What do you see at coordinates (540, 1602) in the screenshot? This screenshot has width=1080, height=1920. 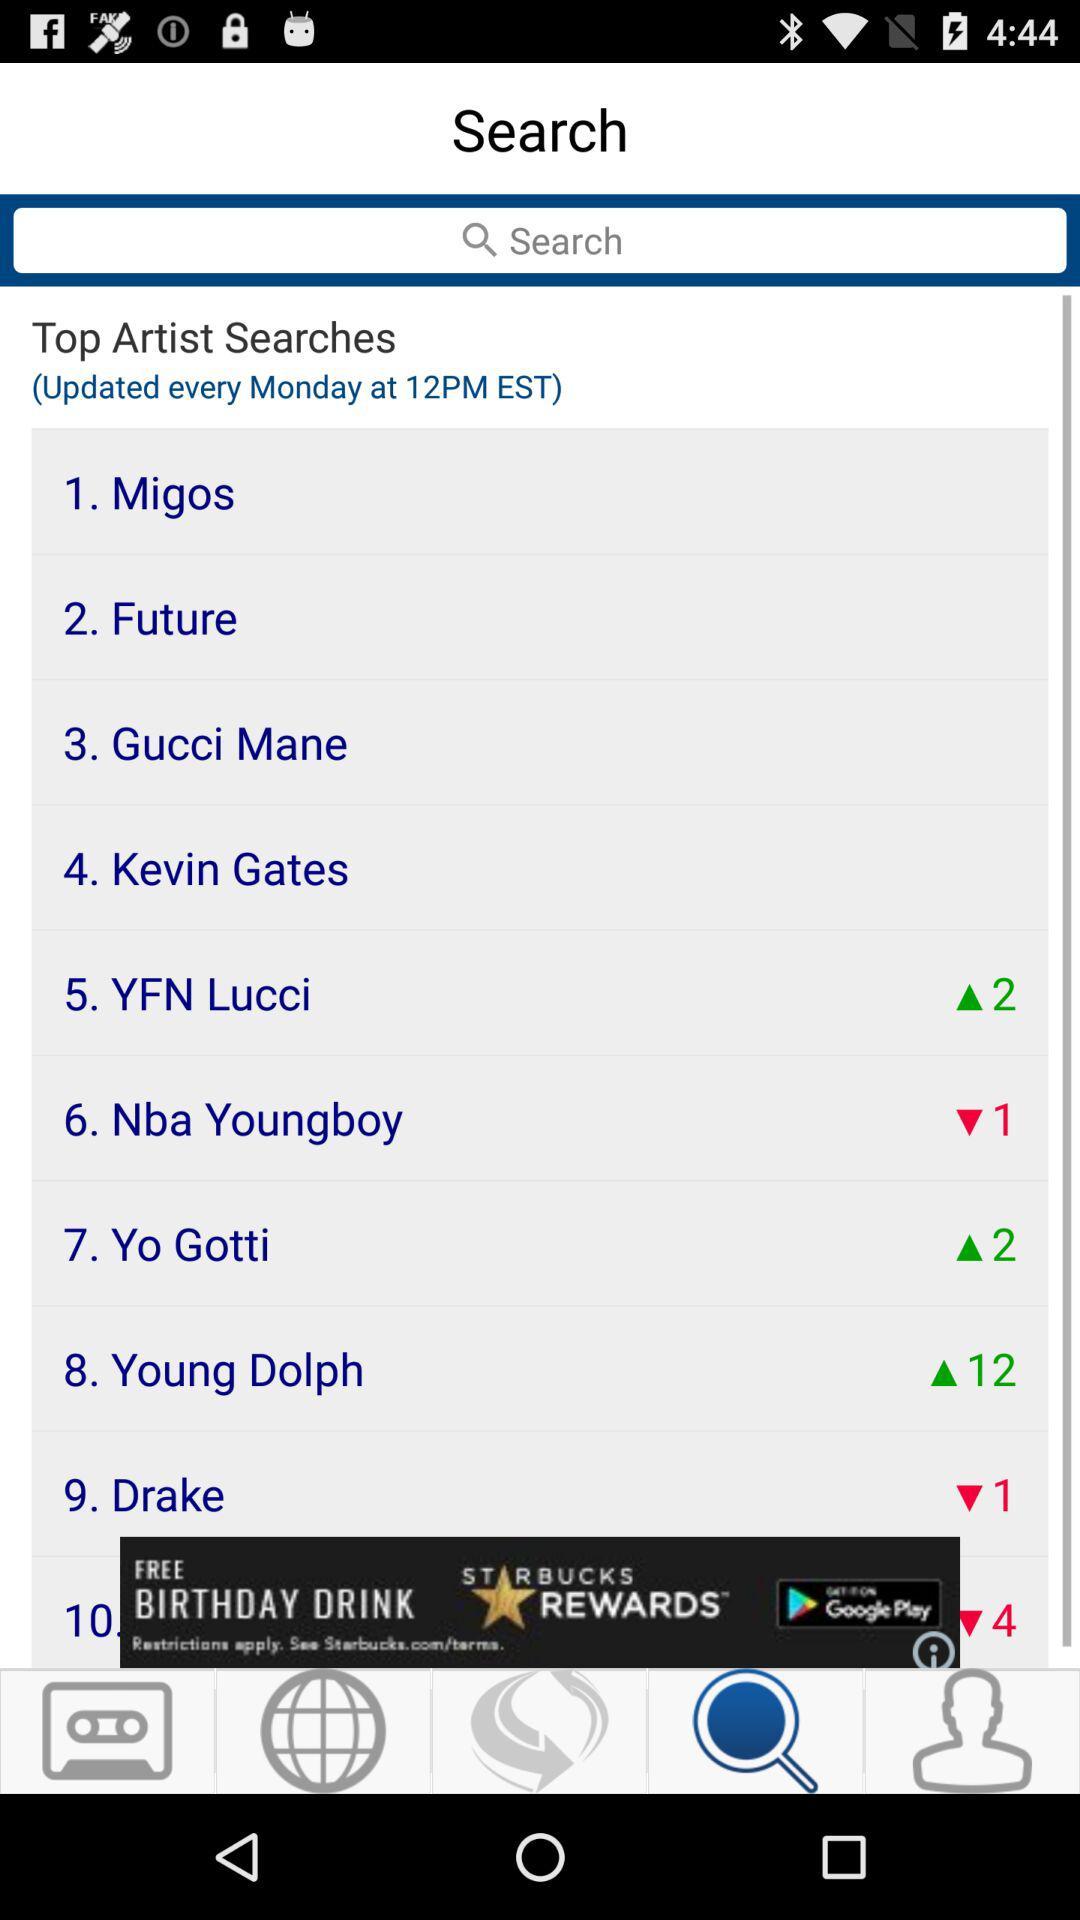 I see `click the advertisement` at bounding box center [540, 1602].